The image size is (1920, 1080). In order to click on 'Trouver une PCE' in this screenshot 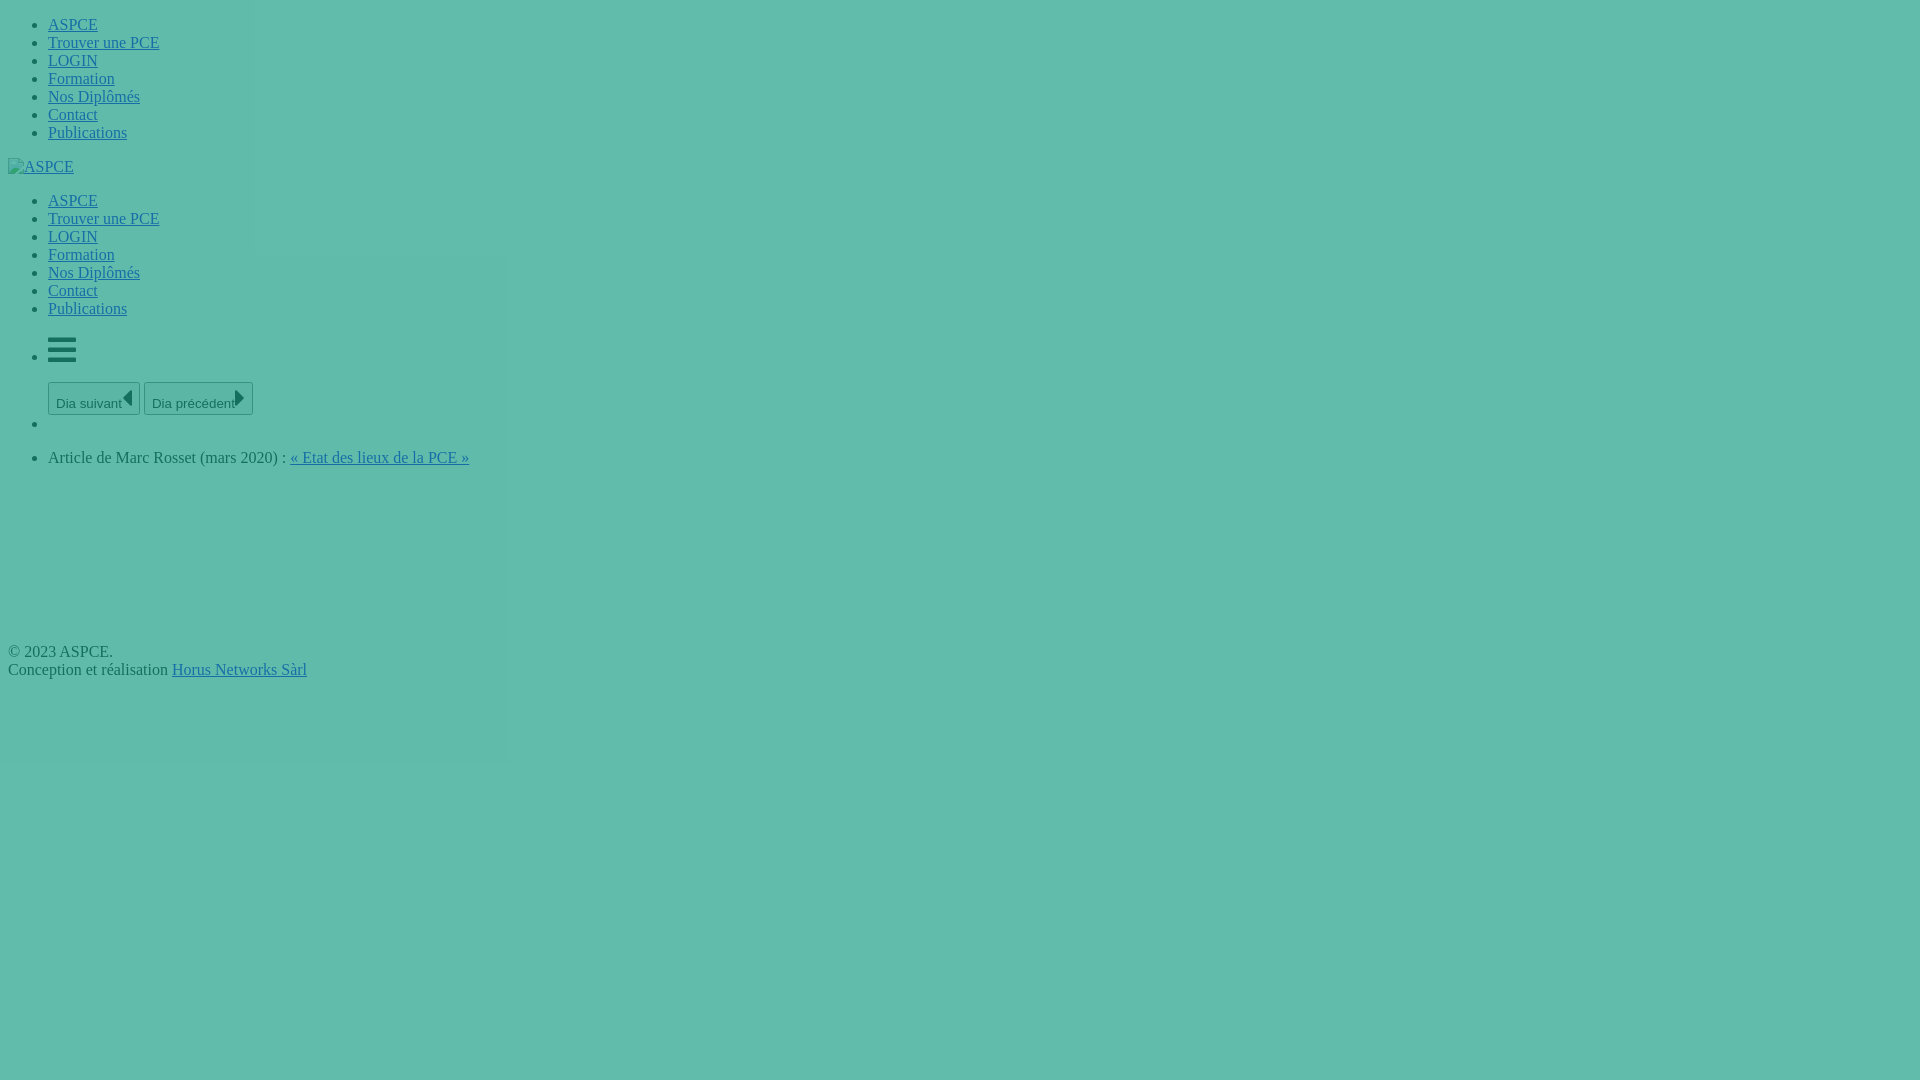, I will do `click(102, 42)`.